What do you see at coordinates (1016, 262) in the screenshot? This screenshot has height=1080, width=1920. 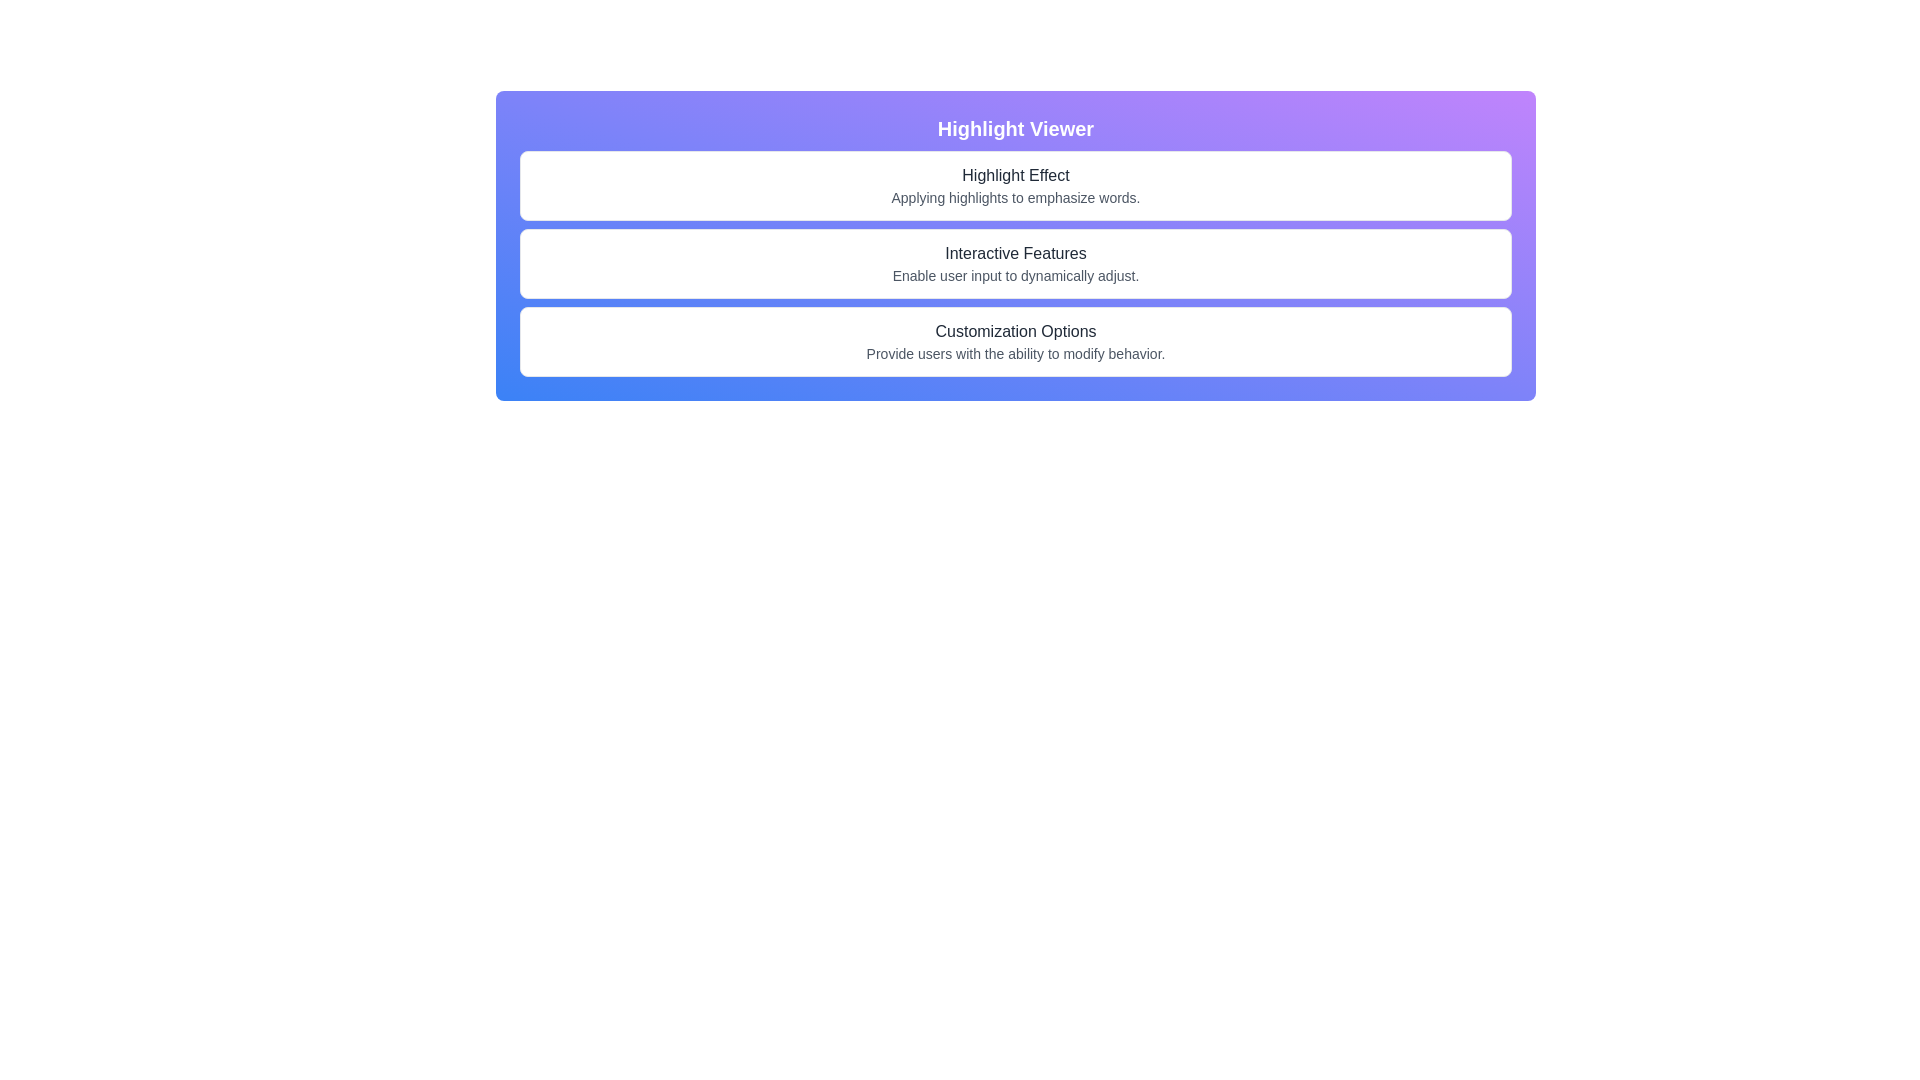 I see `the text card labeled 'Interactive Features' which is a white rectangular box with rounded corners containing a title and description, positioned between 'Highlight Effect' and 'Customization Options' in the 'Highlight Viewer' section` at bounding box center [1016, 262].